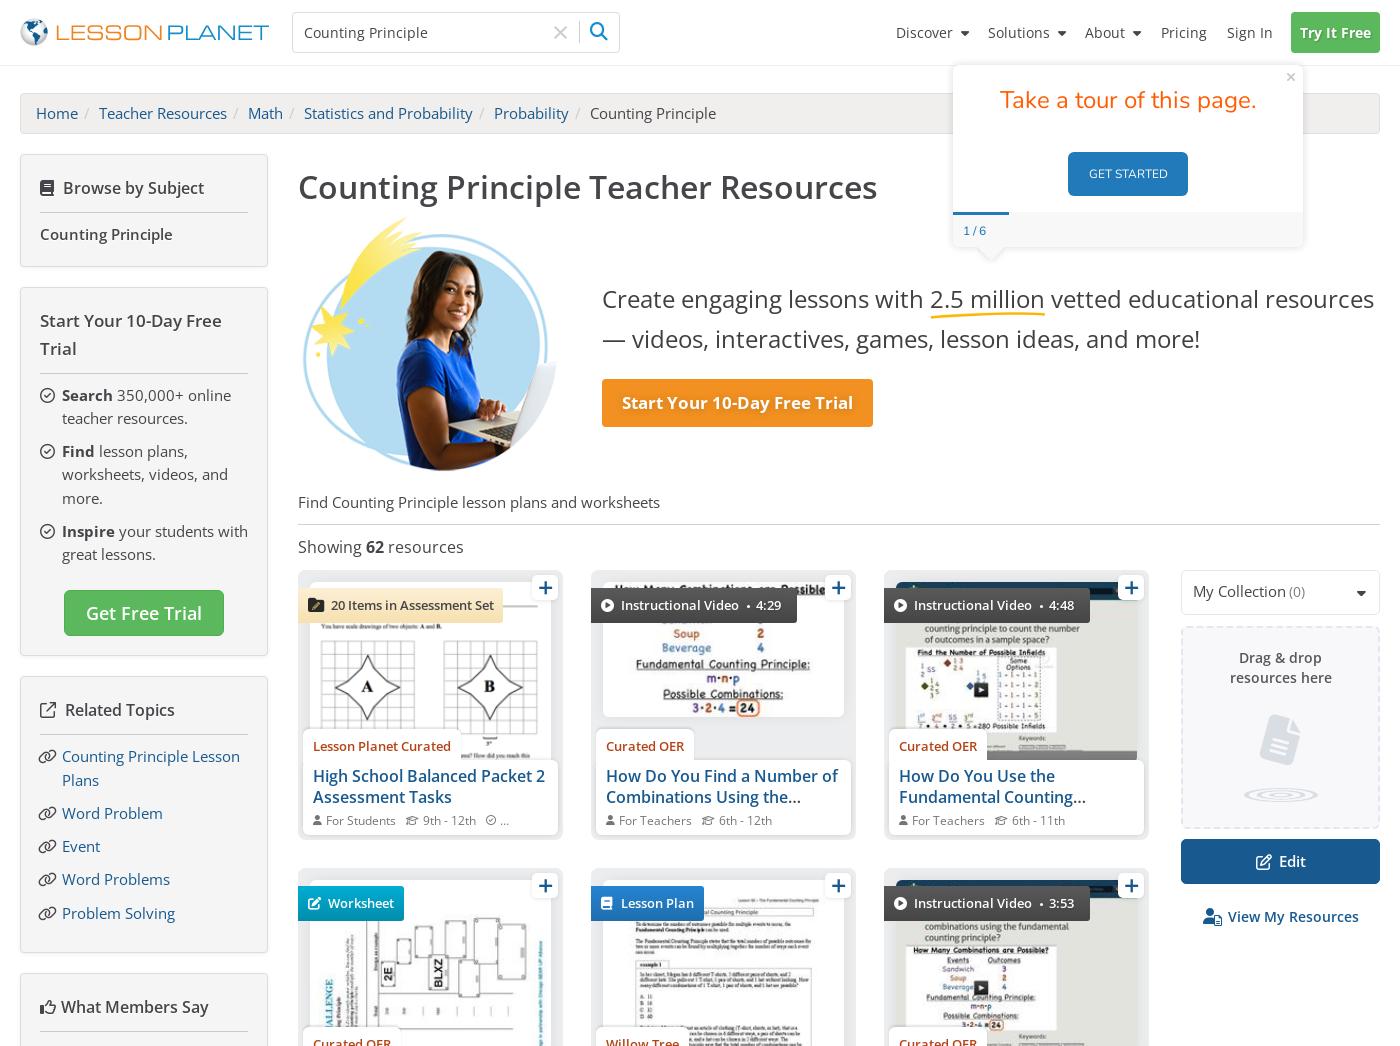 The width and height of the screenshot is (1400, 1046). I want to click on 'resources', so click(424, 545).